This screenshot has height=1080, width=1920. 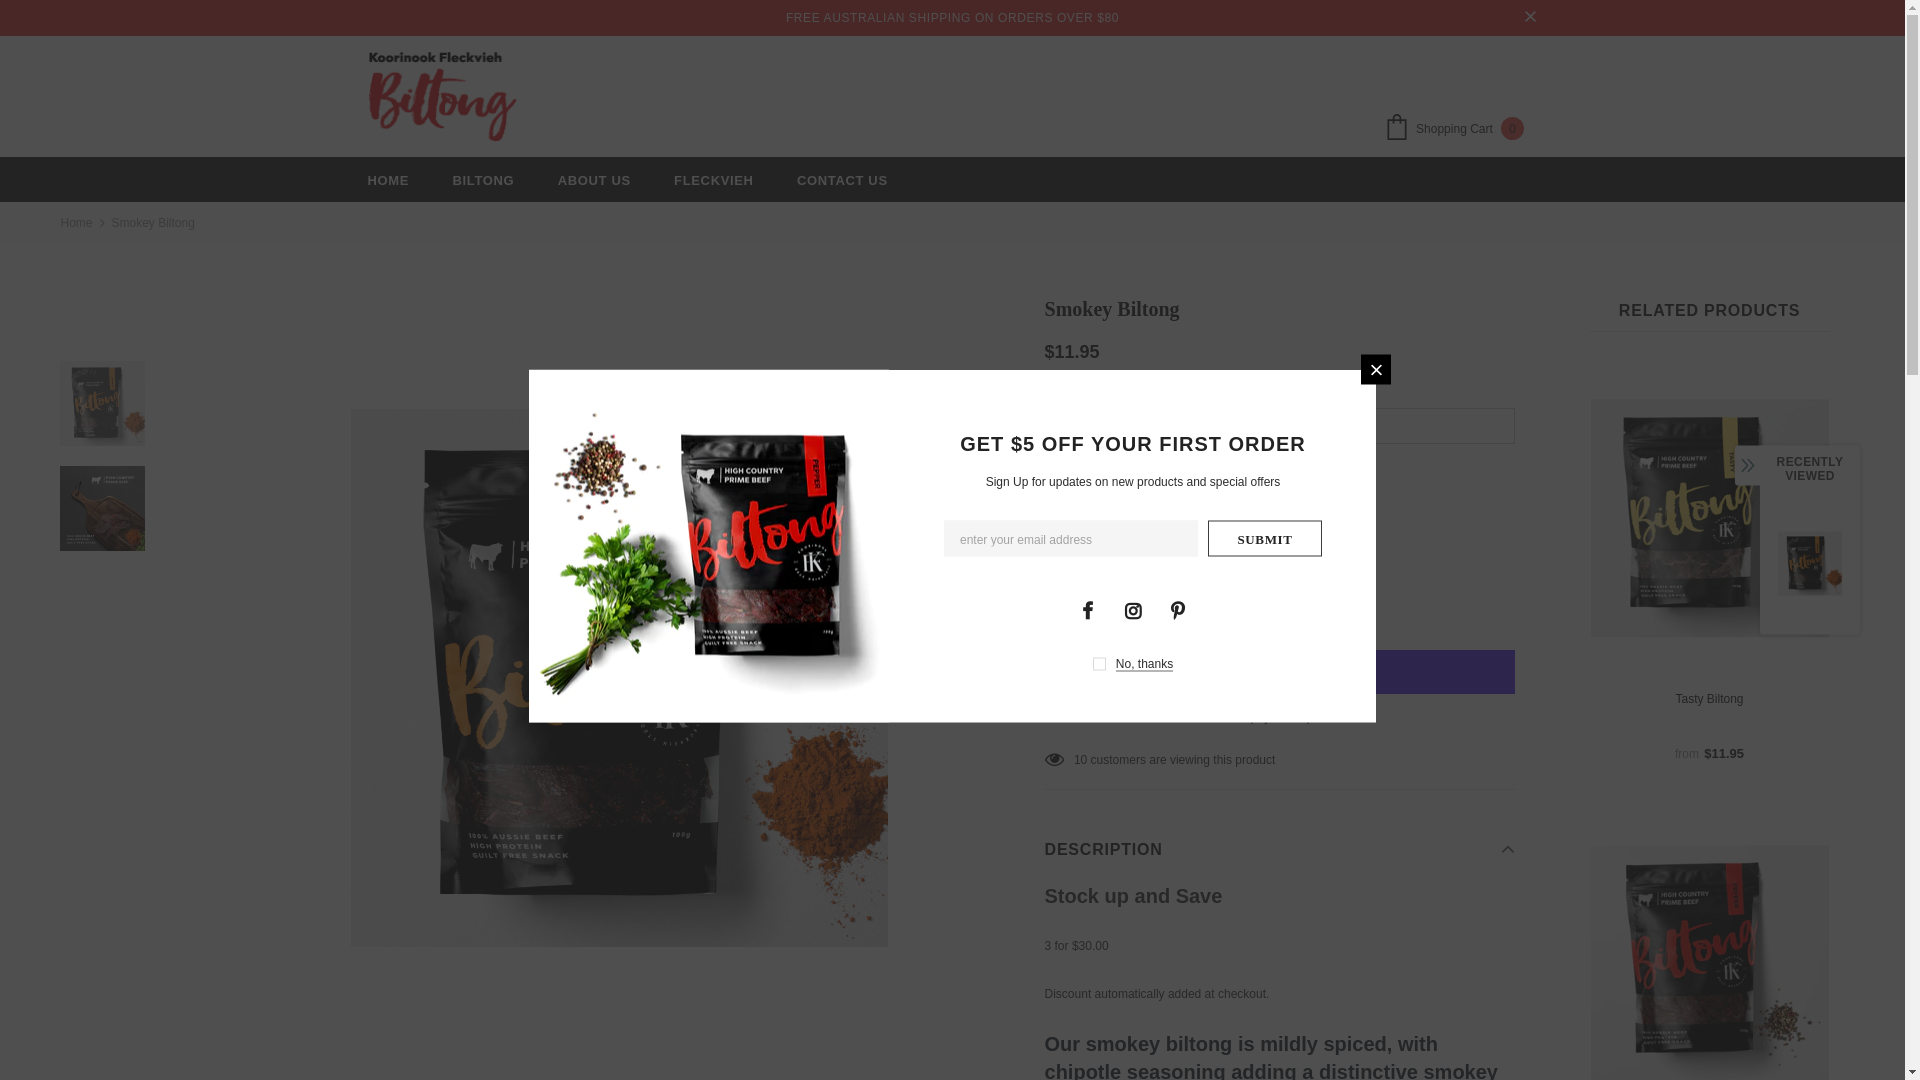 What do you see at coordinates (842, 178) in the screenshot?
I see `'CONTACT US'` at bounding box center [842, 178].